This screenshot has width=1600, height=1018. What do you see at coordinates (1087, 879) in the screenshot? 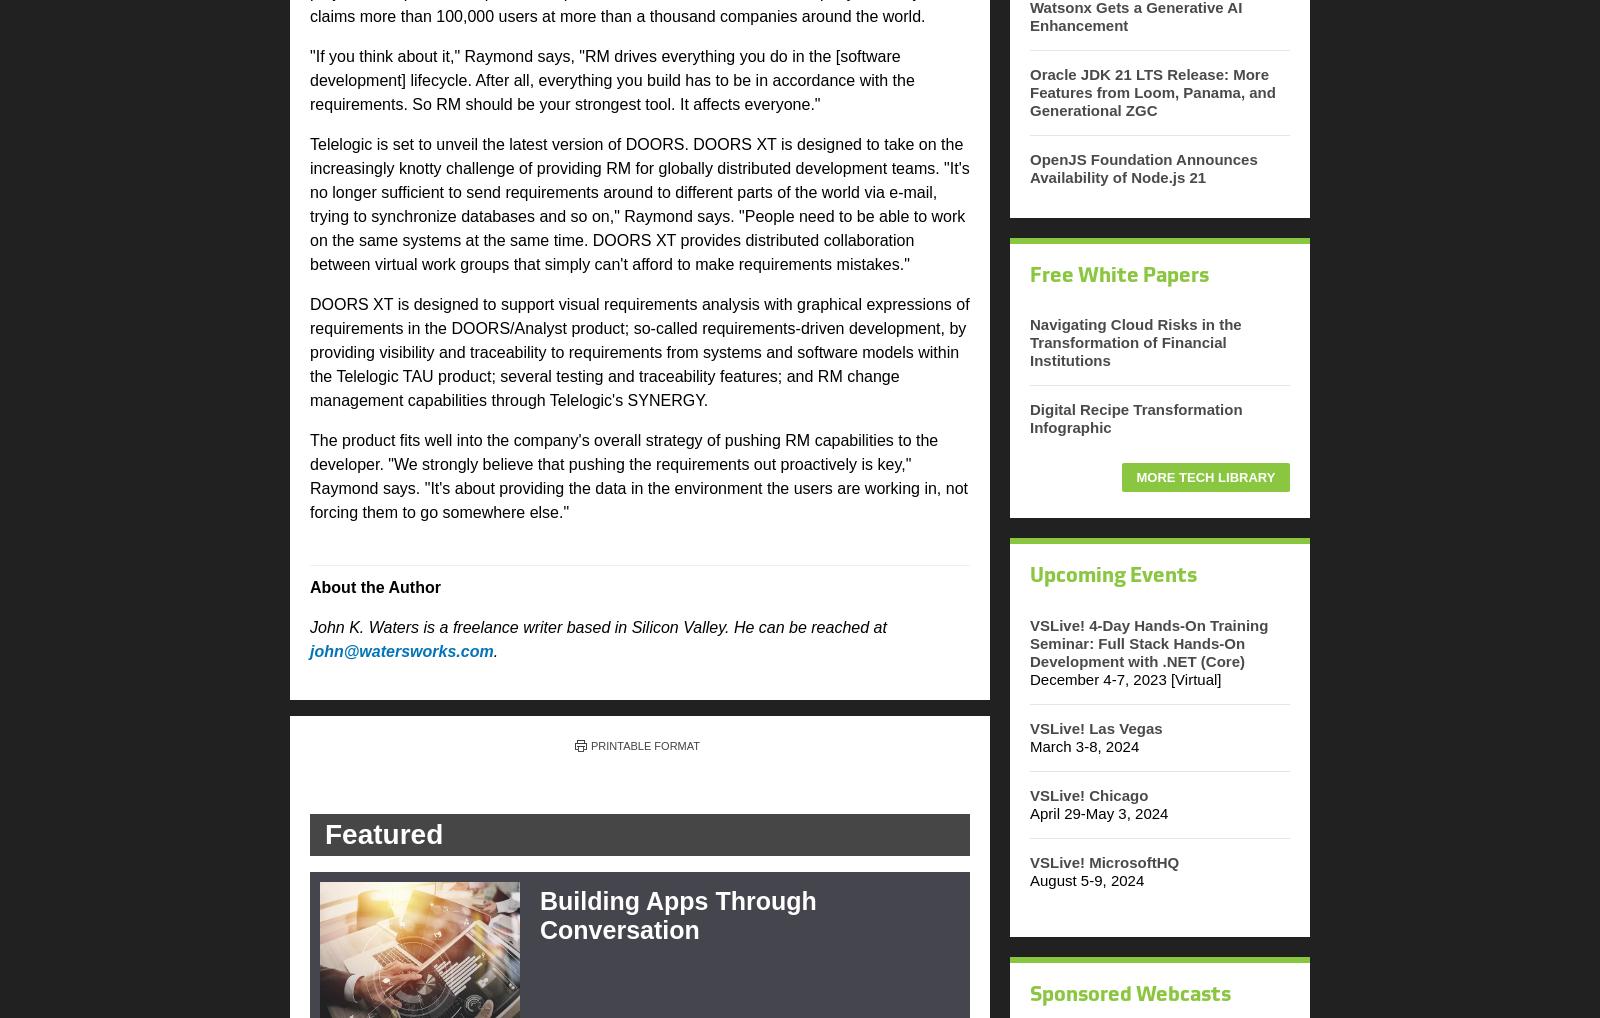
I see `'August 5-9, 2024'` at bounding box center [1087, 879].